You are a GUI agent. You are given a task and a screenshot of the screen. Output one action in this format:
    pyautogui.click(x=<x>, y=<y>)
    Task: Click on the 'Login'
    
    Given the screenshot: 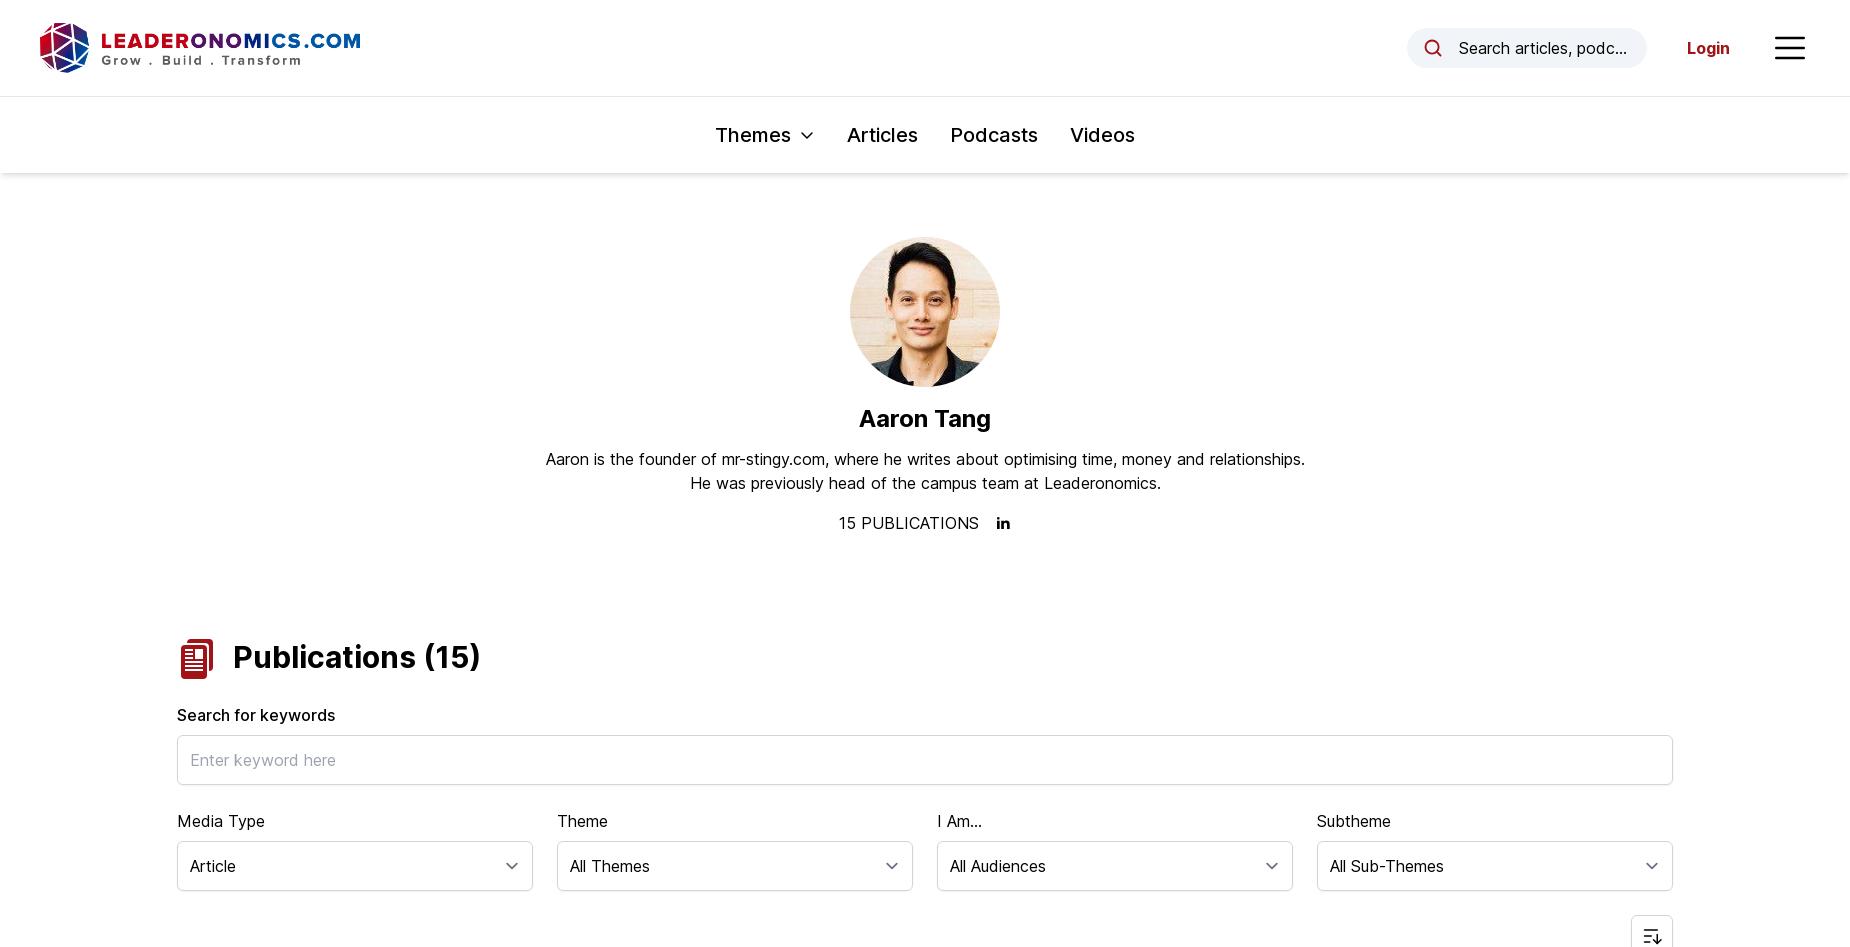 What is the action you would take?
    pyautogui.click(x=1708, y=48)
    